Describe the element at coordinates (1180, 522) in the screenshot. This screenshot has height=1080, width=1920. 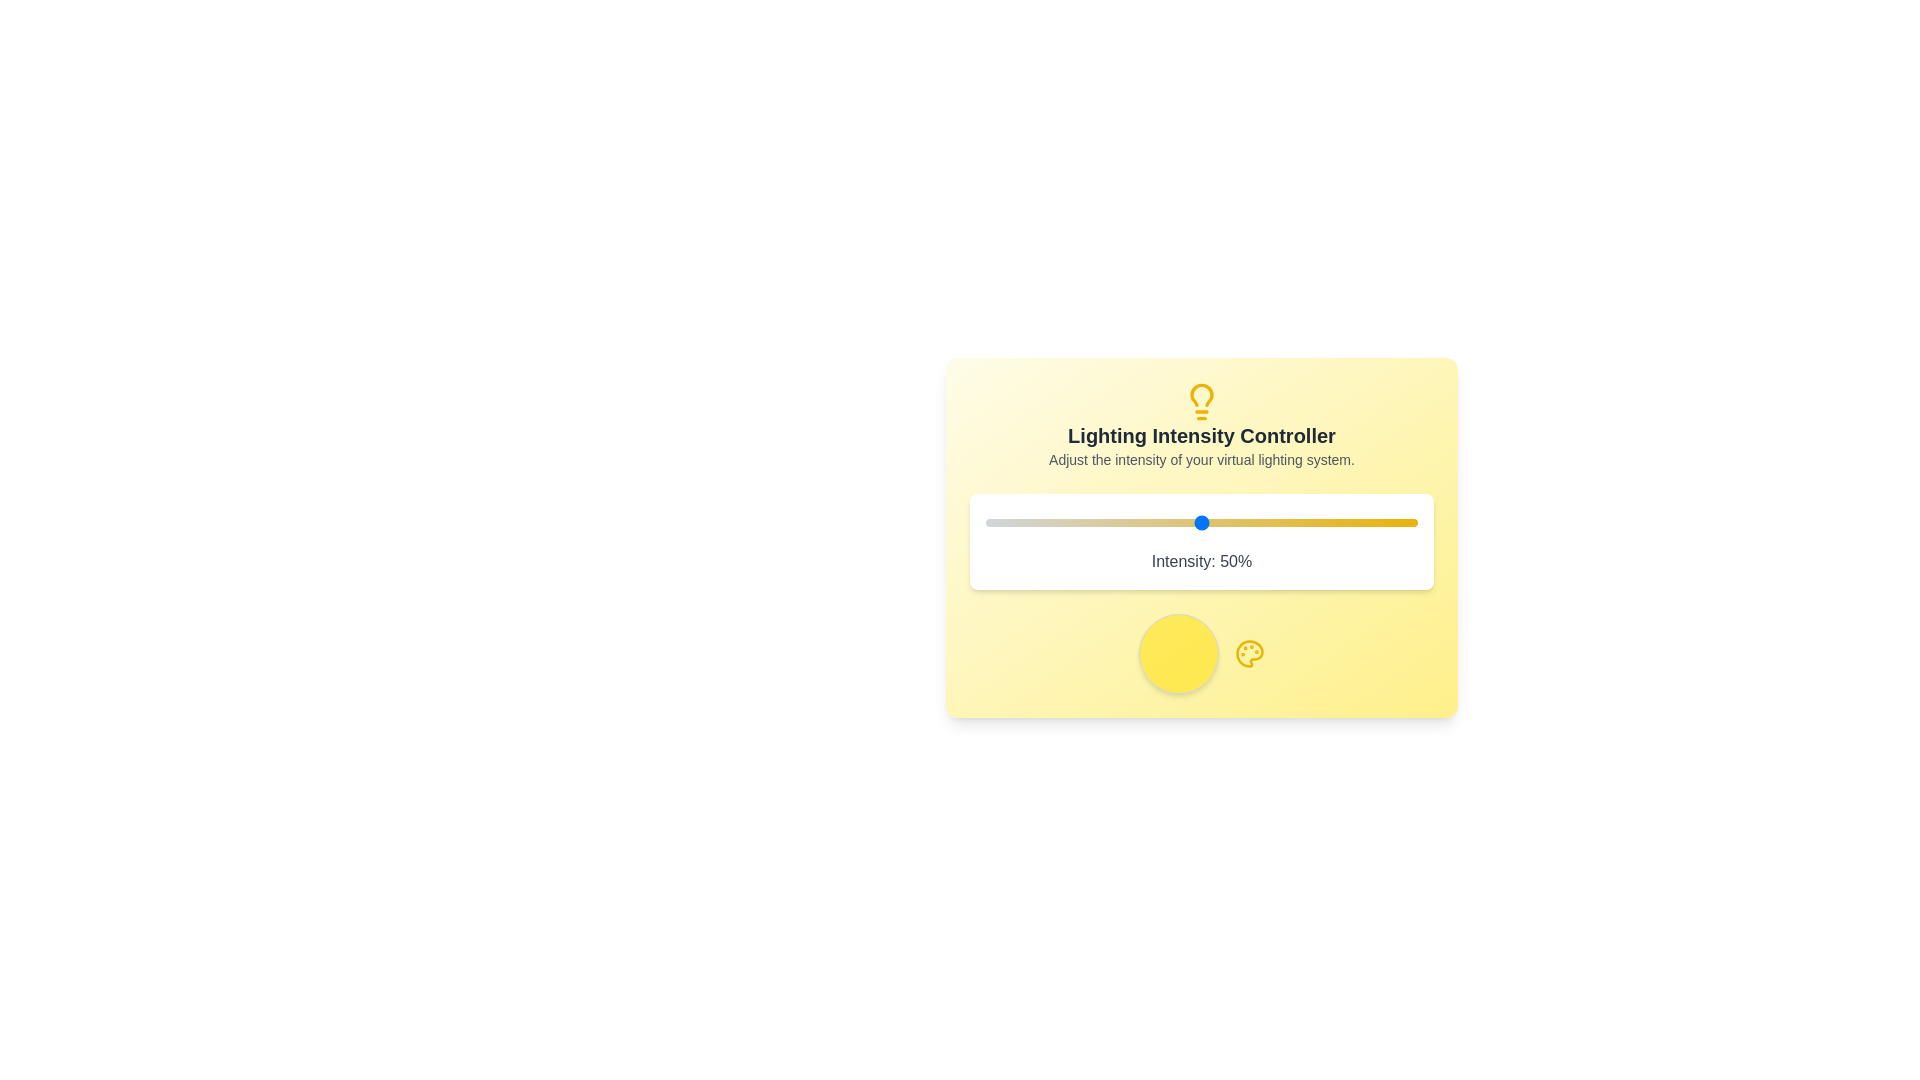
I see `the lighting intensity to 45% by interacting with the slider` at that location.